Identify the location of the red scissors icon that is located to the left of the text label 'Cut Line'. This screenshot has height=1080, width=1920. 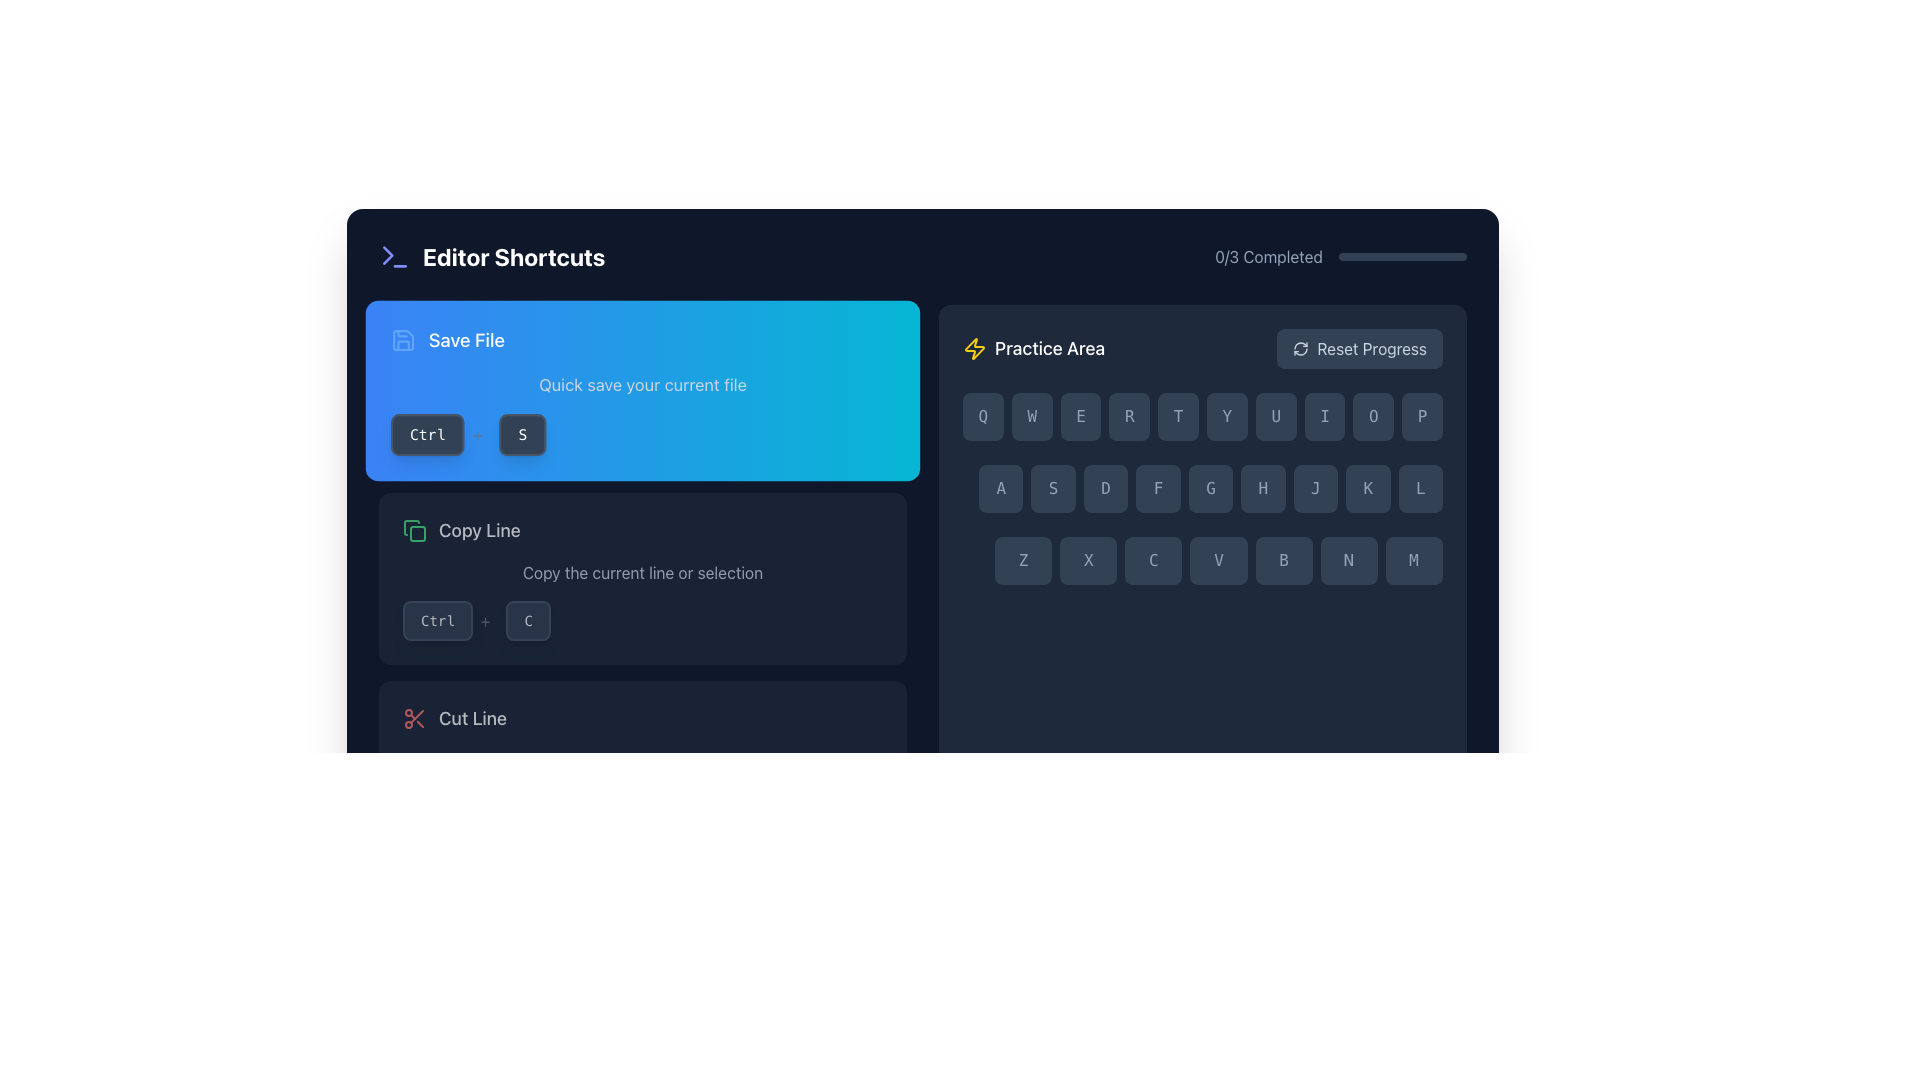
(413, 717).